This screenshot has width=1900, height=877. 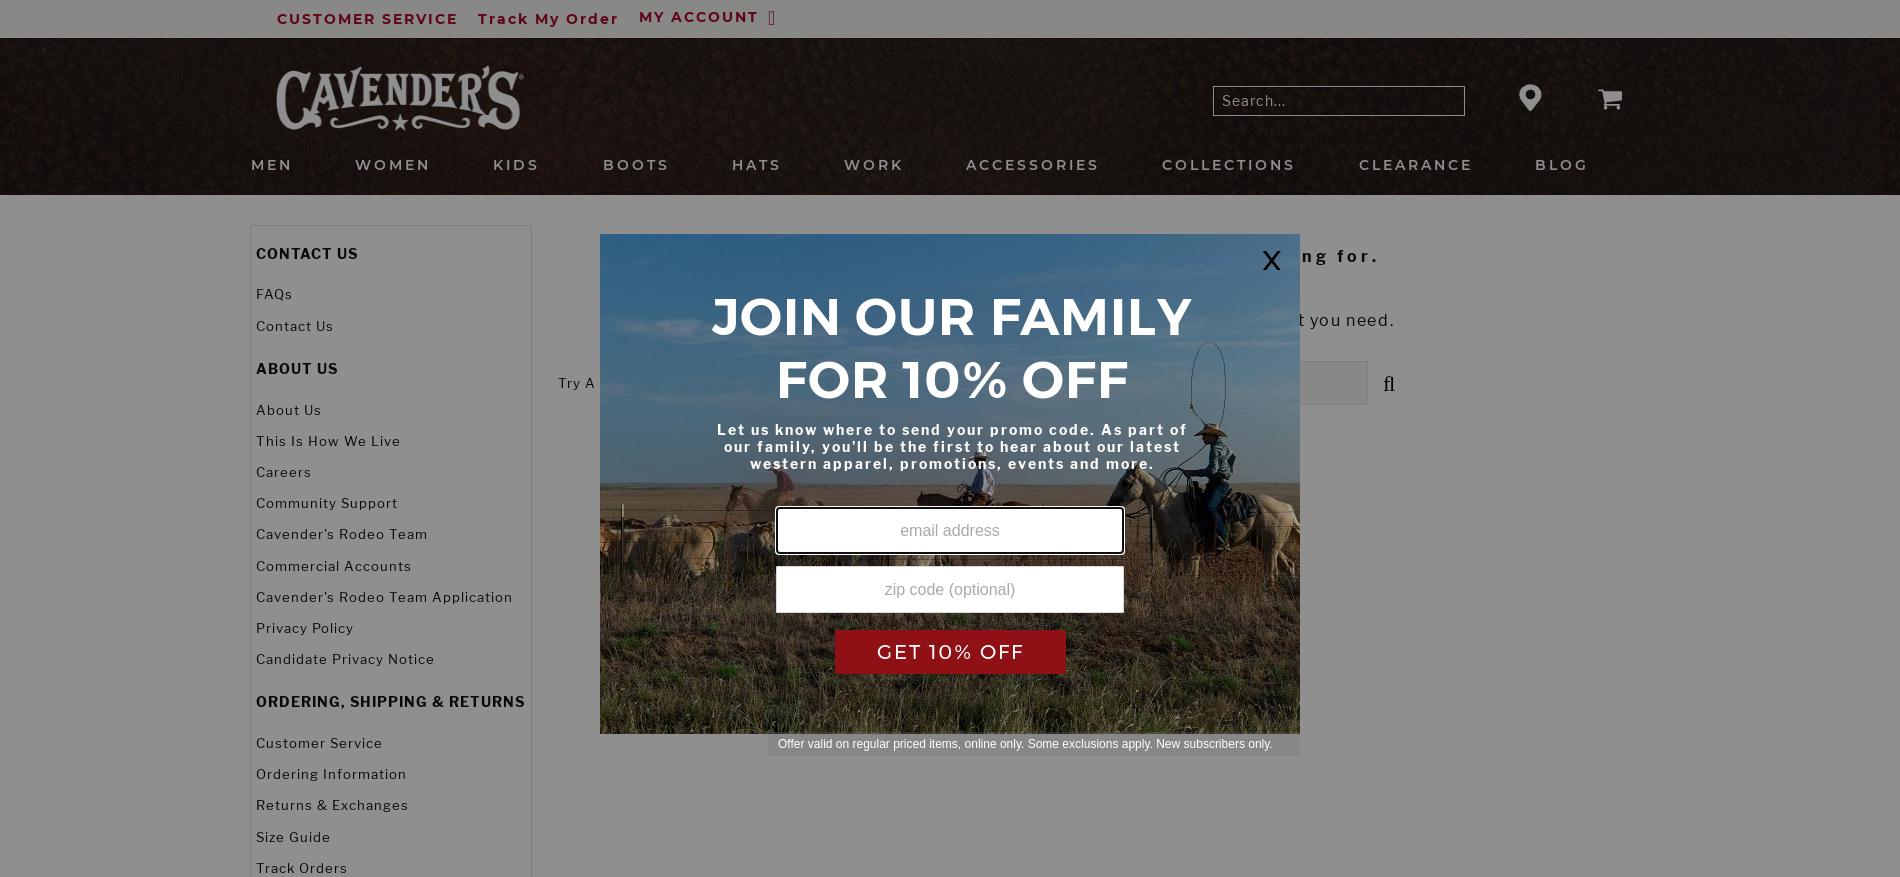 I want to click on 'BLOG', so click(x=1561, y=164).